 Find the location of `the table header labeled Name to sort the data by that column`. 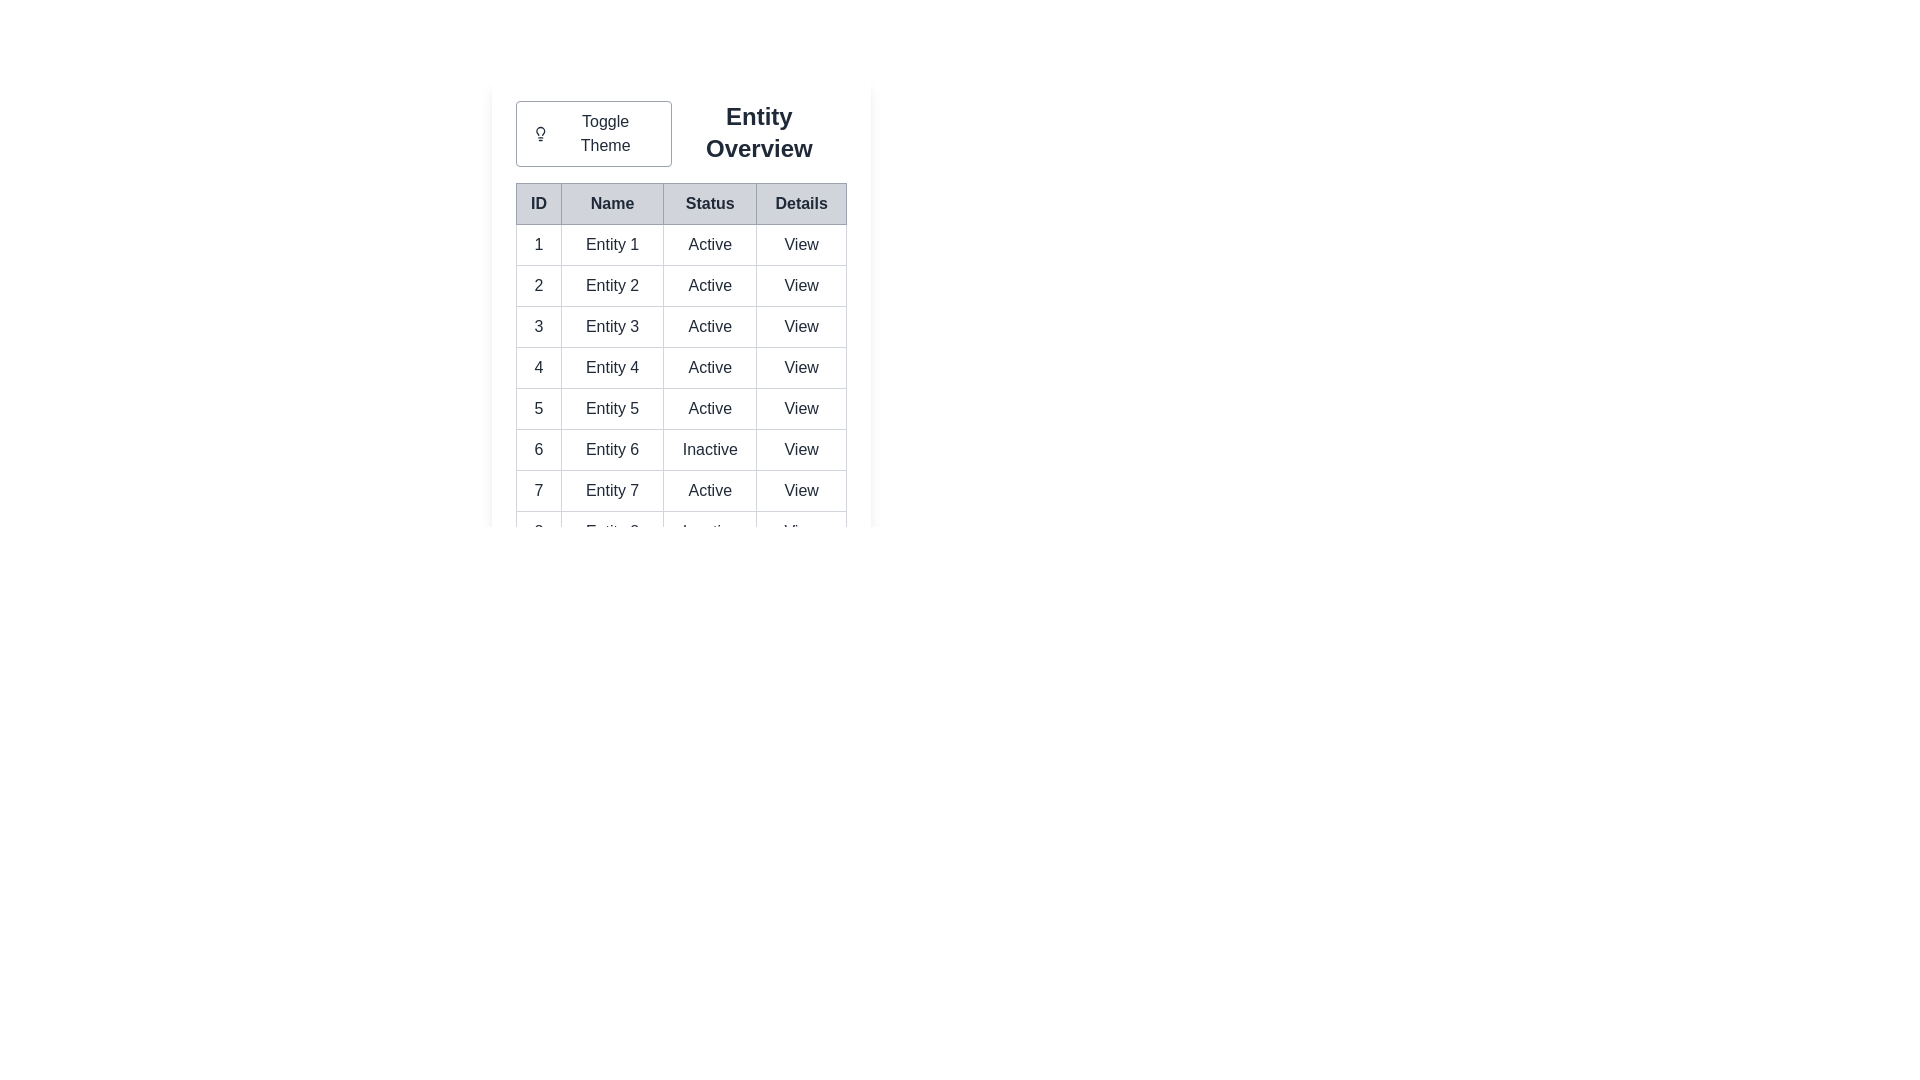

the table header labeled Name to sort the data by that column is located at coordinates (611, 204).